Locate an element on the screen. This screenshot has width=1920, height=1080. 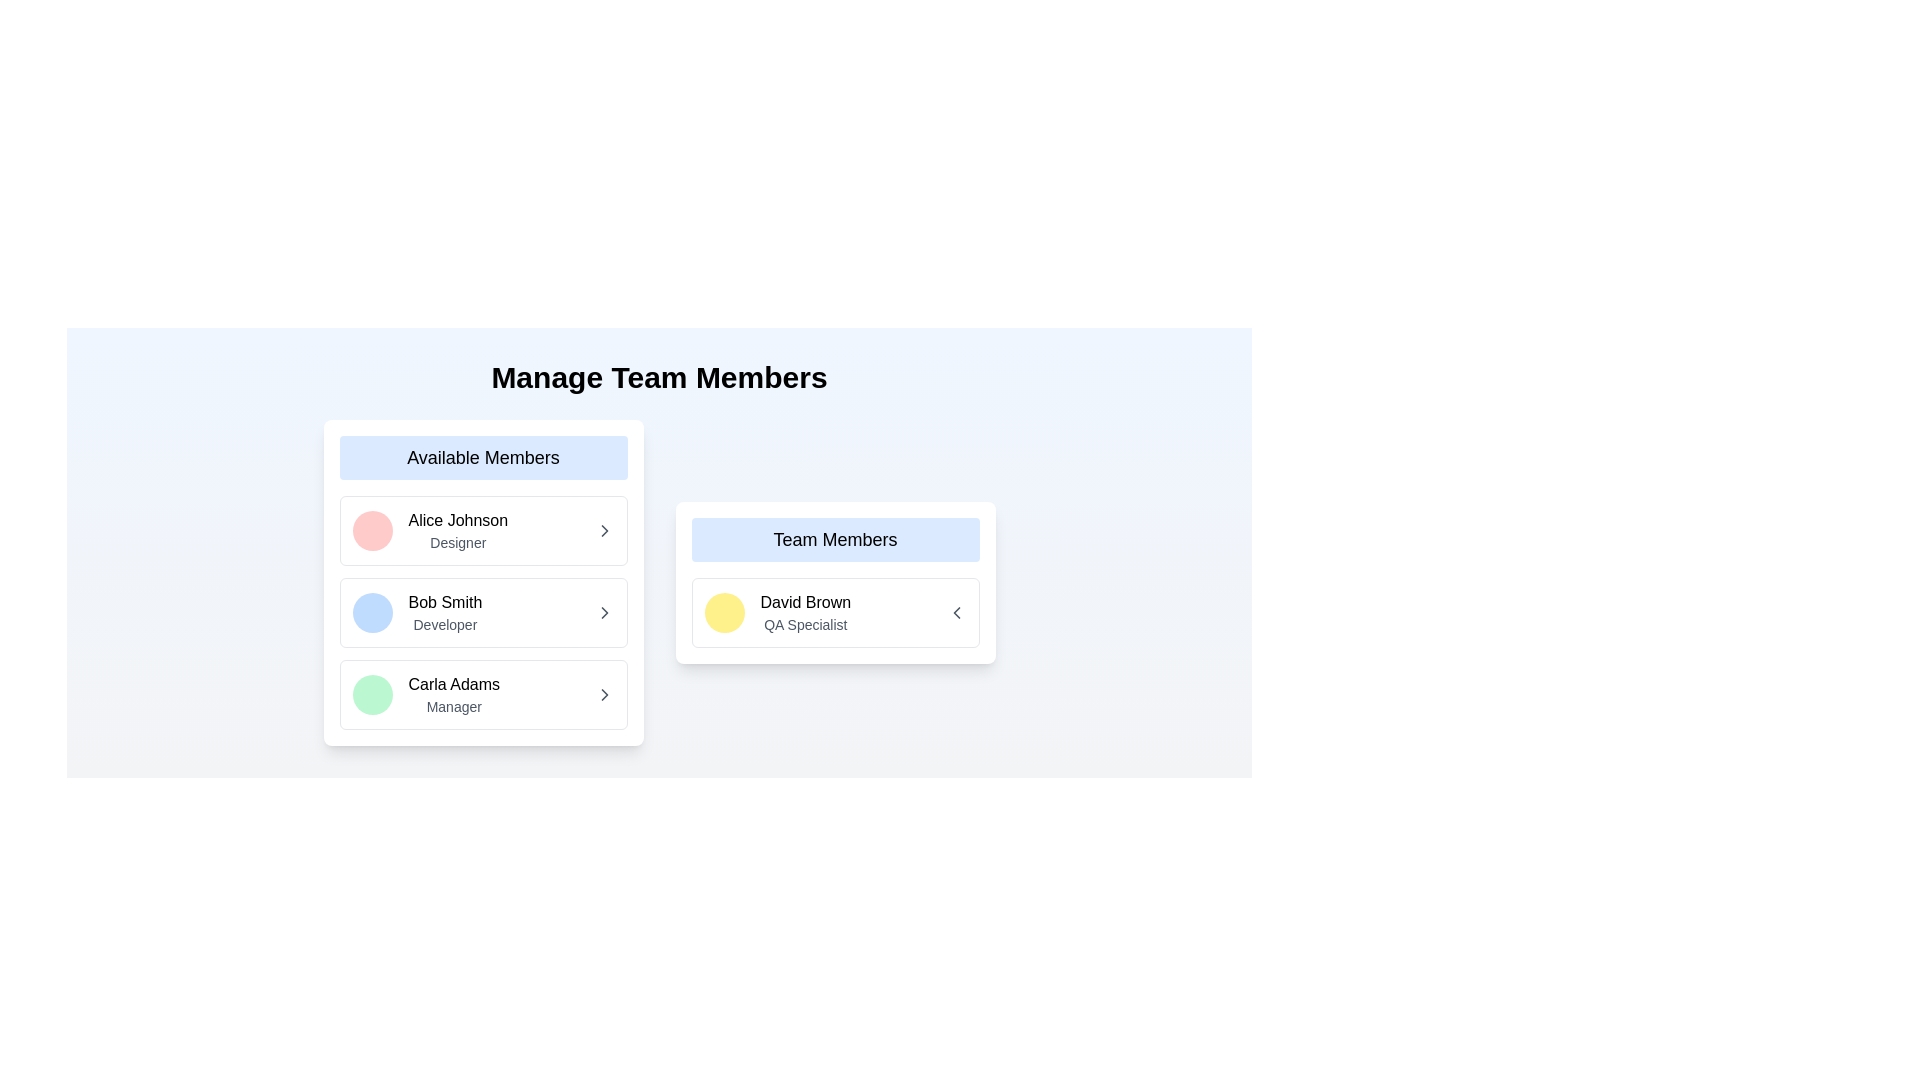
text label displaying 'Manager' located beneath 'Carla Adams' in the 'Available Members' list is located at coordinates (453, 705).